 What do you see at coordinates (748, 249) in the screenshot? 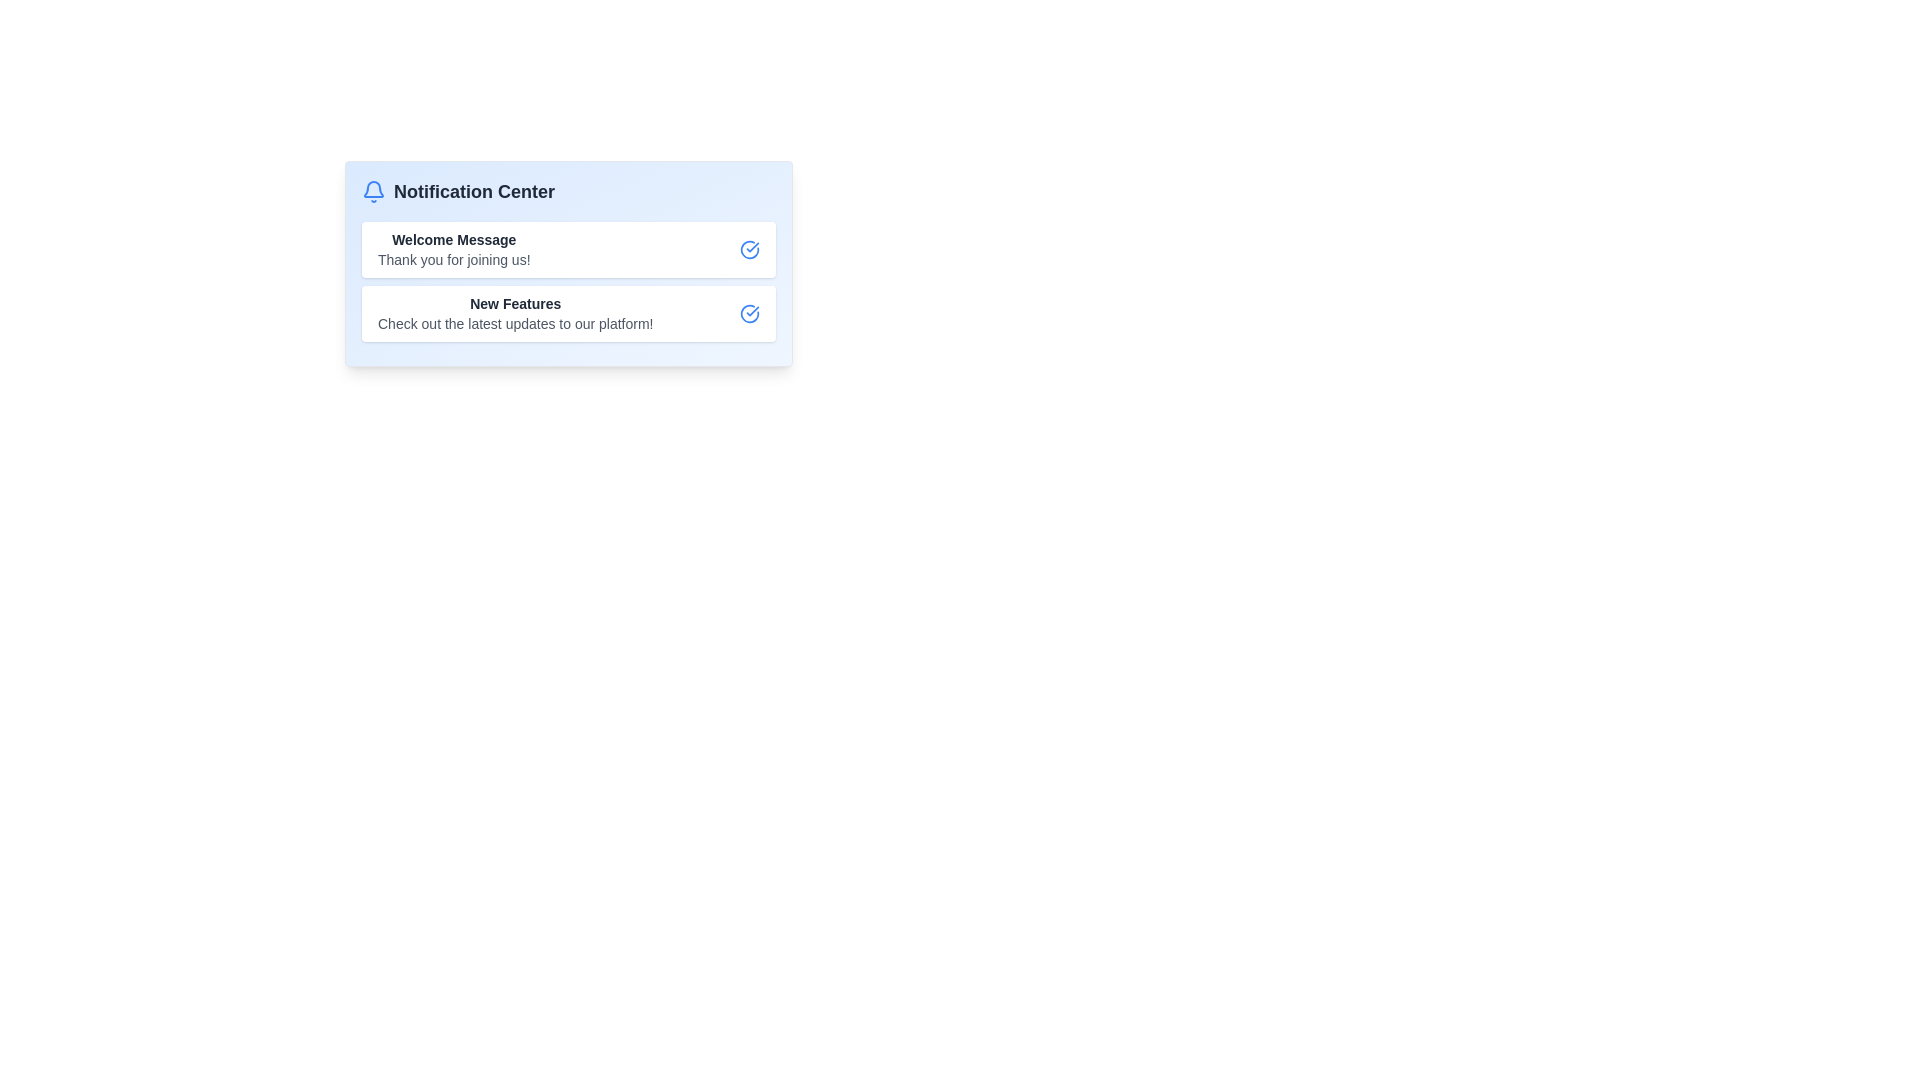
I see `the circular icon button with a checkmark, located in the top-right corner of the 'Welcome Message' notification box` at bounding box center [748, 249].